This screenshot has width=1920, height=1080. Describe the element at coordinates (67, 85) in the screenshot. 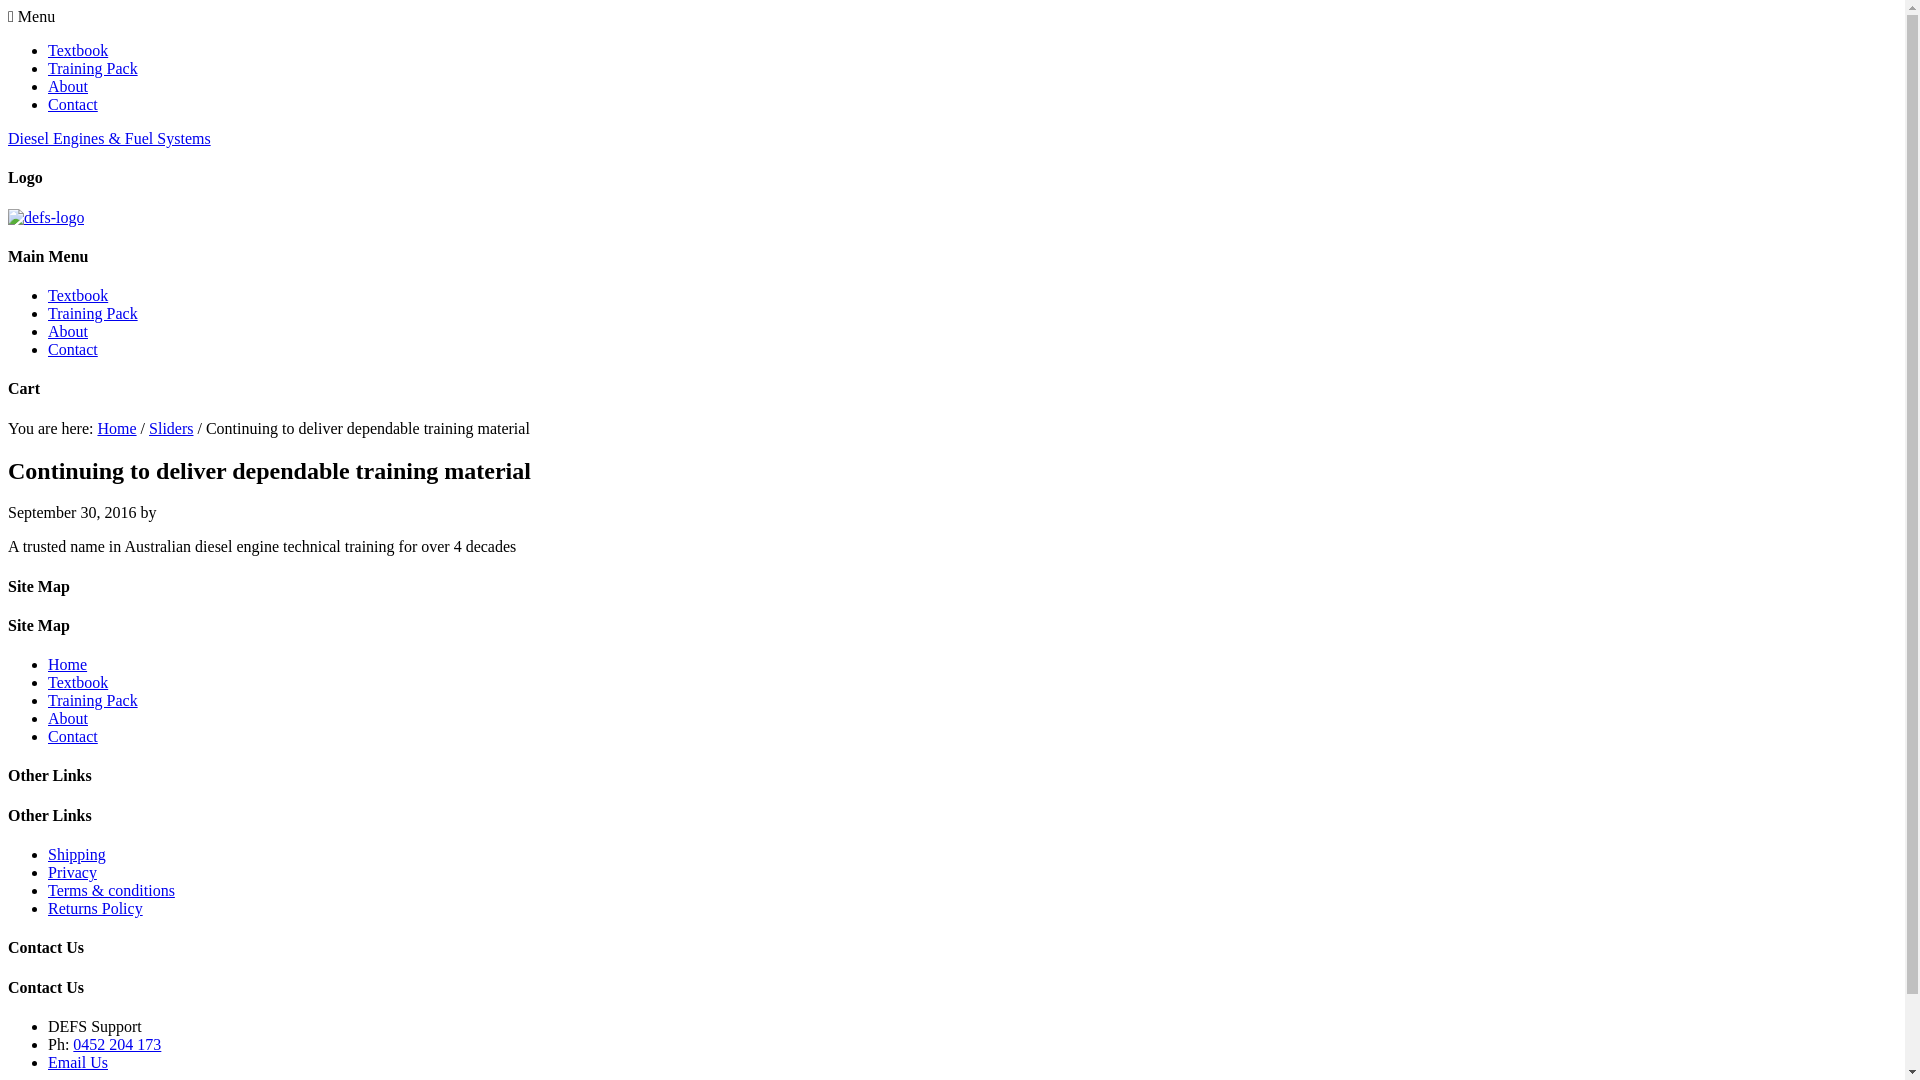

I see `'About'` at that location.